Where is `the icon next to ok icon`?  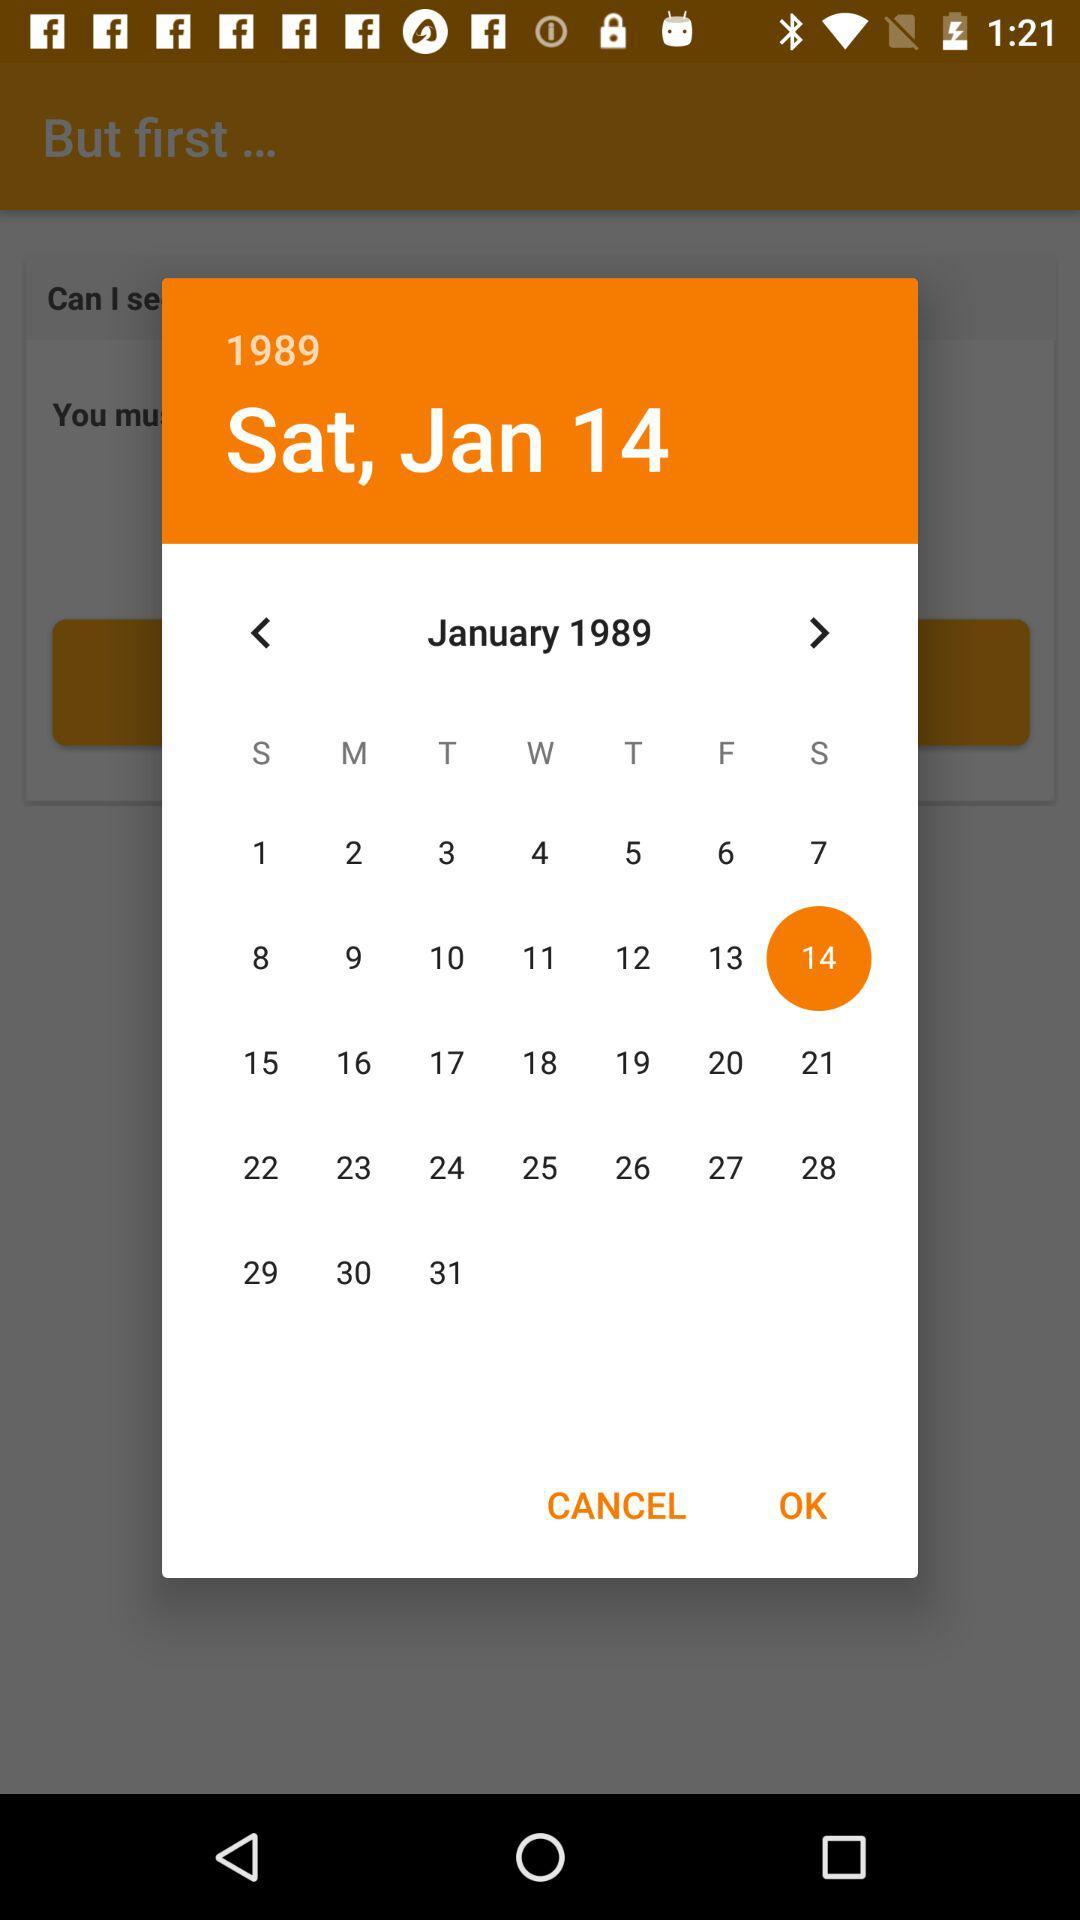 the icon next to ok icon is located at coordinates (615, 1504).